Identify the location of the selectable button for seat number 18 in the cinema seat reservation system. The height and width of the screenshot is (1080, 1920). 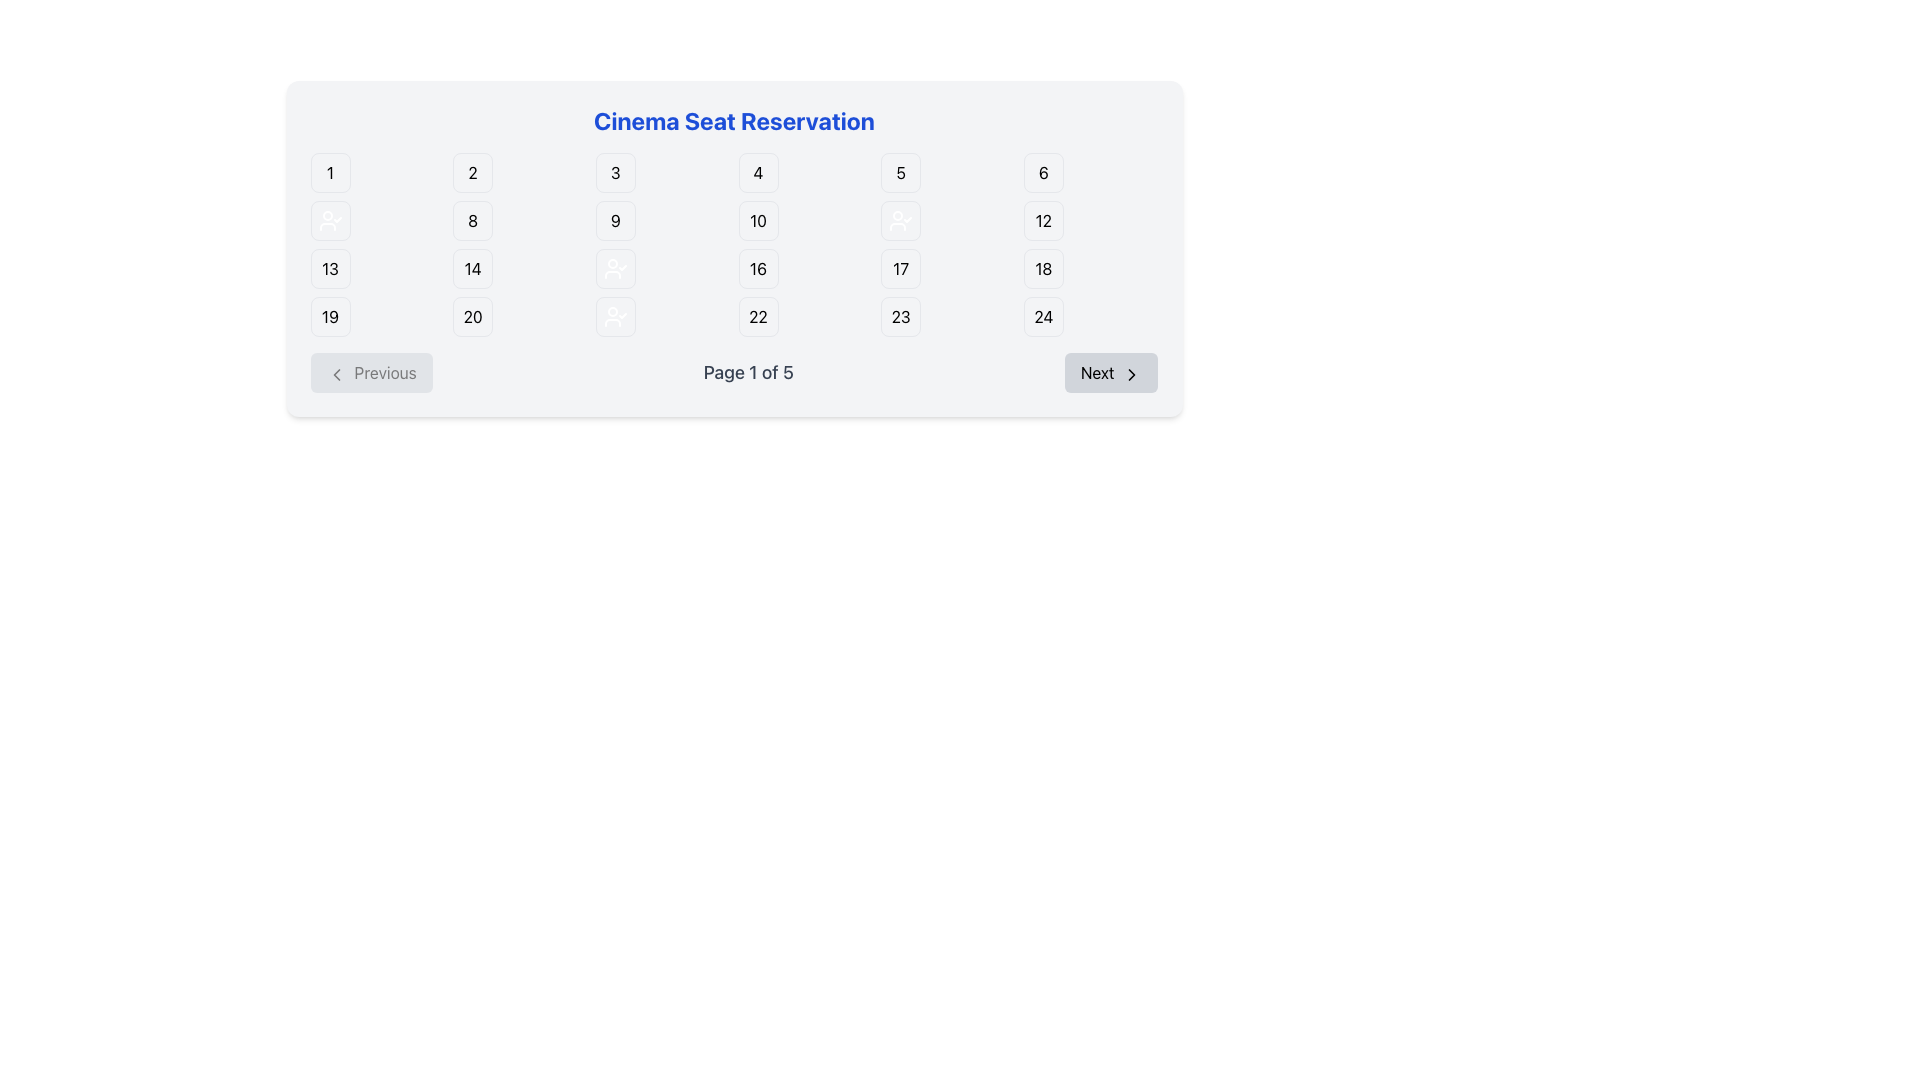
(1042, 268).